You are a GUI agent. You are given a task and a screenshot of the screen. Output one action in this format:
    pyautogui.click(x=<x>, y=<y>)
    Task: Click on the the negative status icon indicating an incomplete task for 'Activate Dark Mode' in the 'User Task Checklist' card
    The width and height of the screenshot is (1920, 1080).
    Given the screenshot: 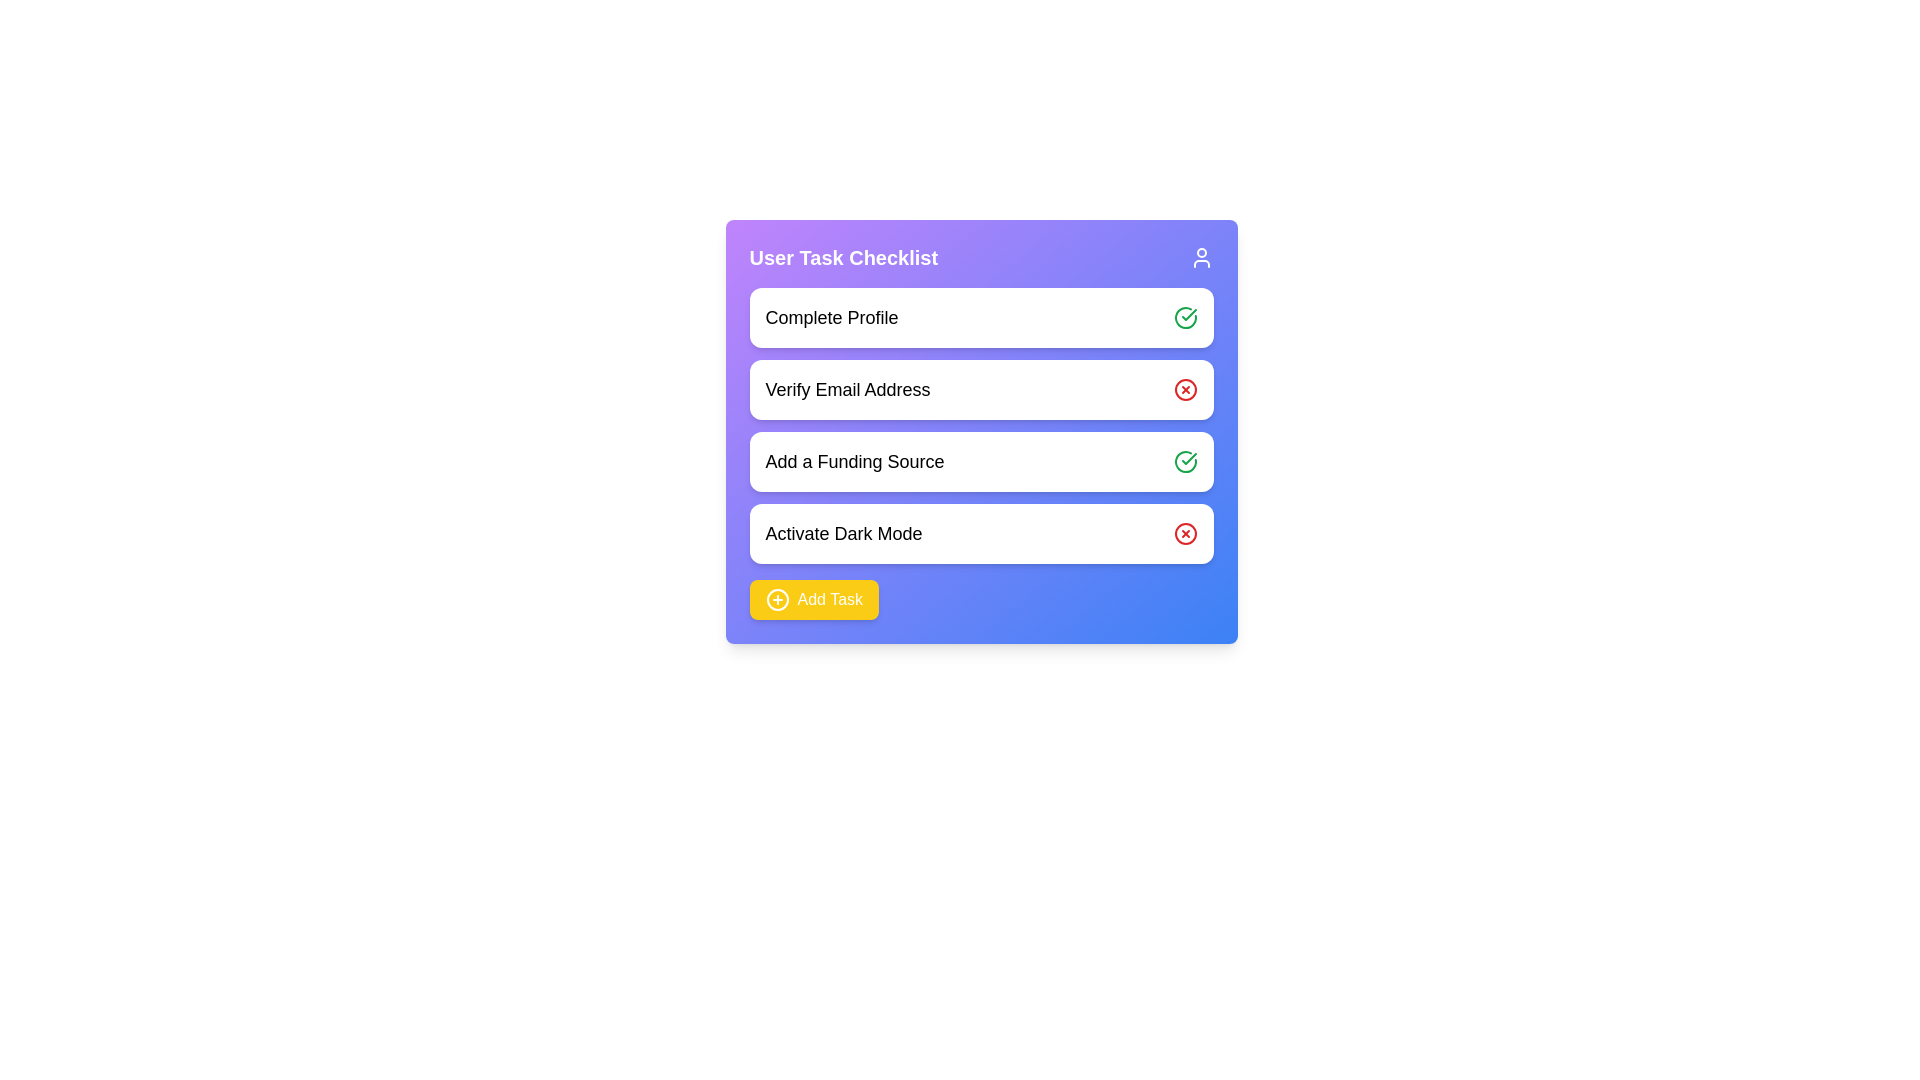 What is the action you would take?
    pyautogui.click(x=1185, y=532)
    